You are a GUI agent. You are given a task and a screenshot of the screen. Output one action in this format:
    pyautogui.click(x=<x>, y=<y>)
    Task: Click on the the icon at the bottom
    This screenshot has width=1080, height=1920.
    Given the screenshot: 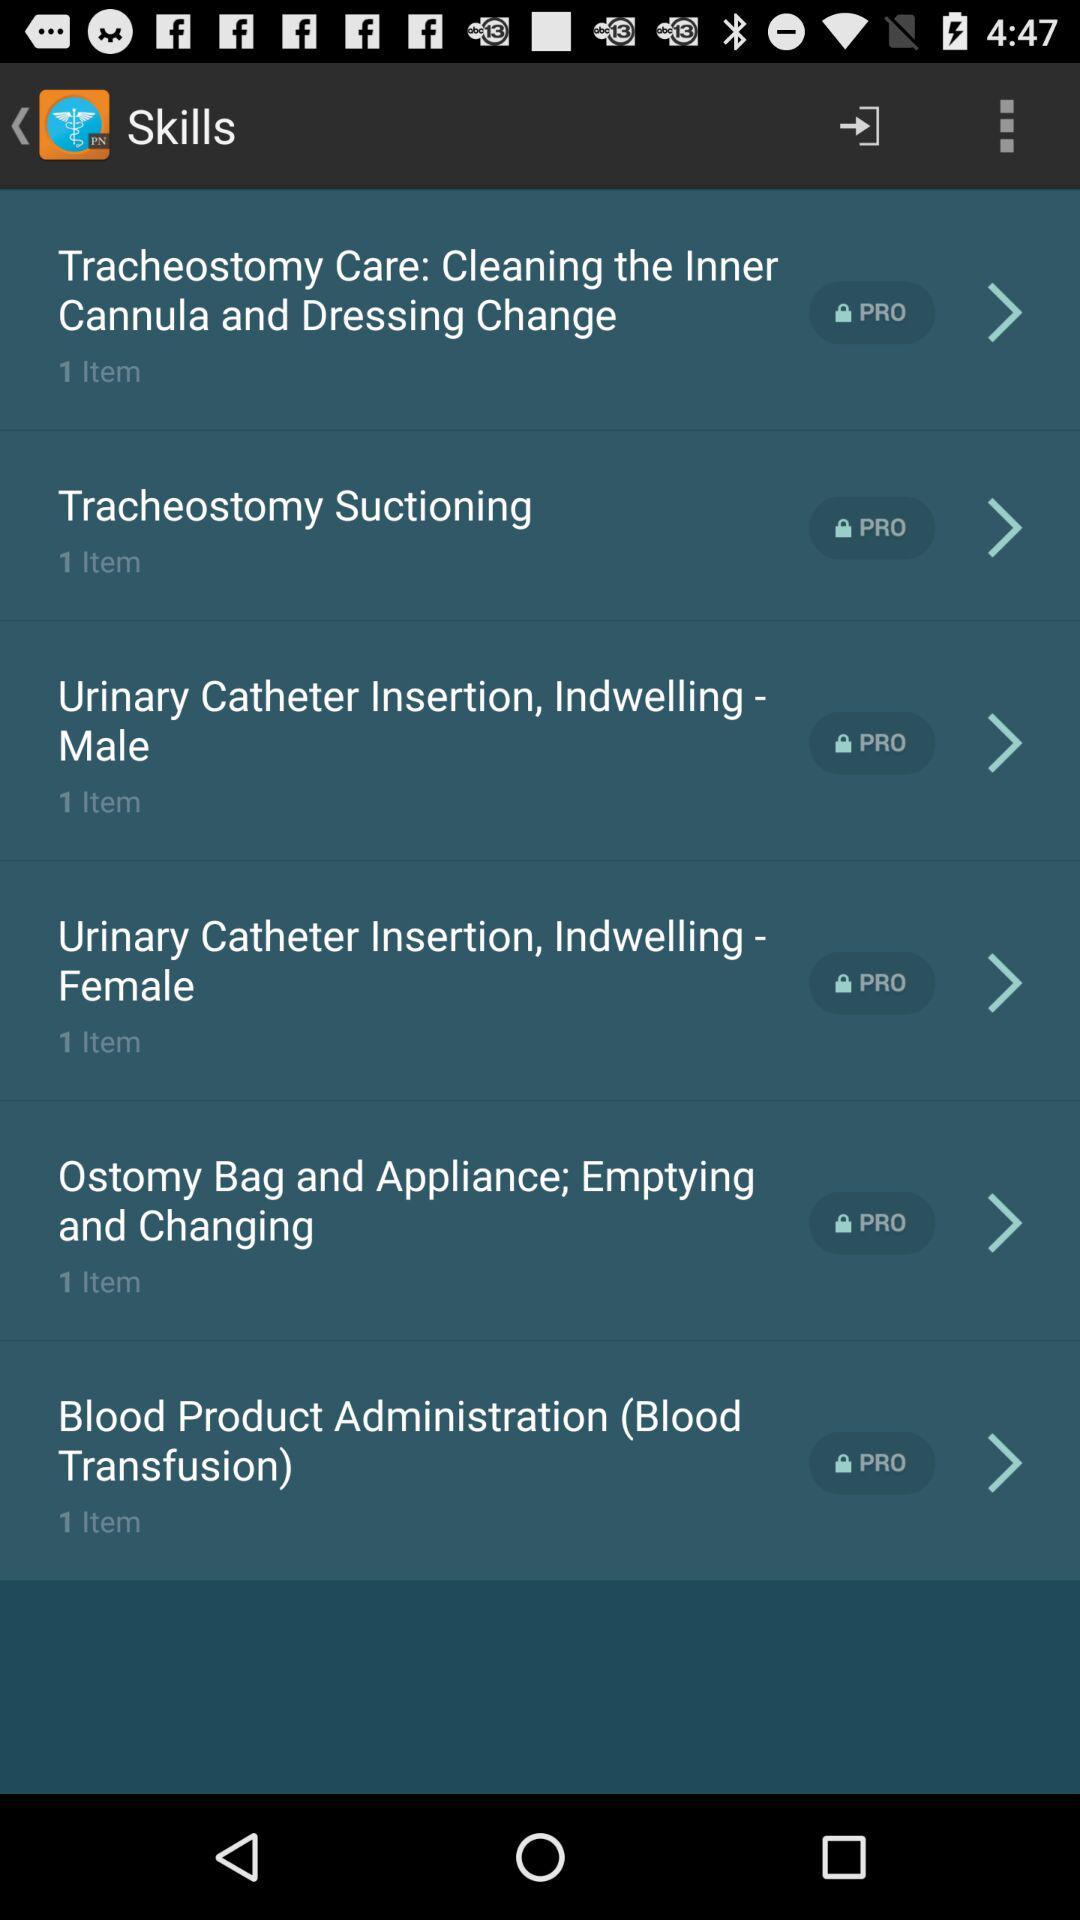 What is the action you would take?
    pyautogui.click(x=432, y=1438)
    